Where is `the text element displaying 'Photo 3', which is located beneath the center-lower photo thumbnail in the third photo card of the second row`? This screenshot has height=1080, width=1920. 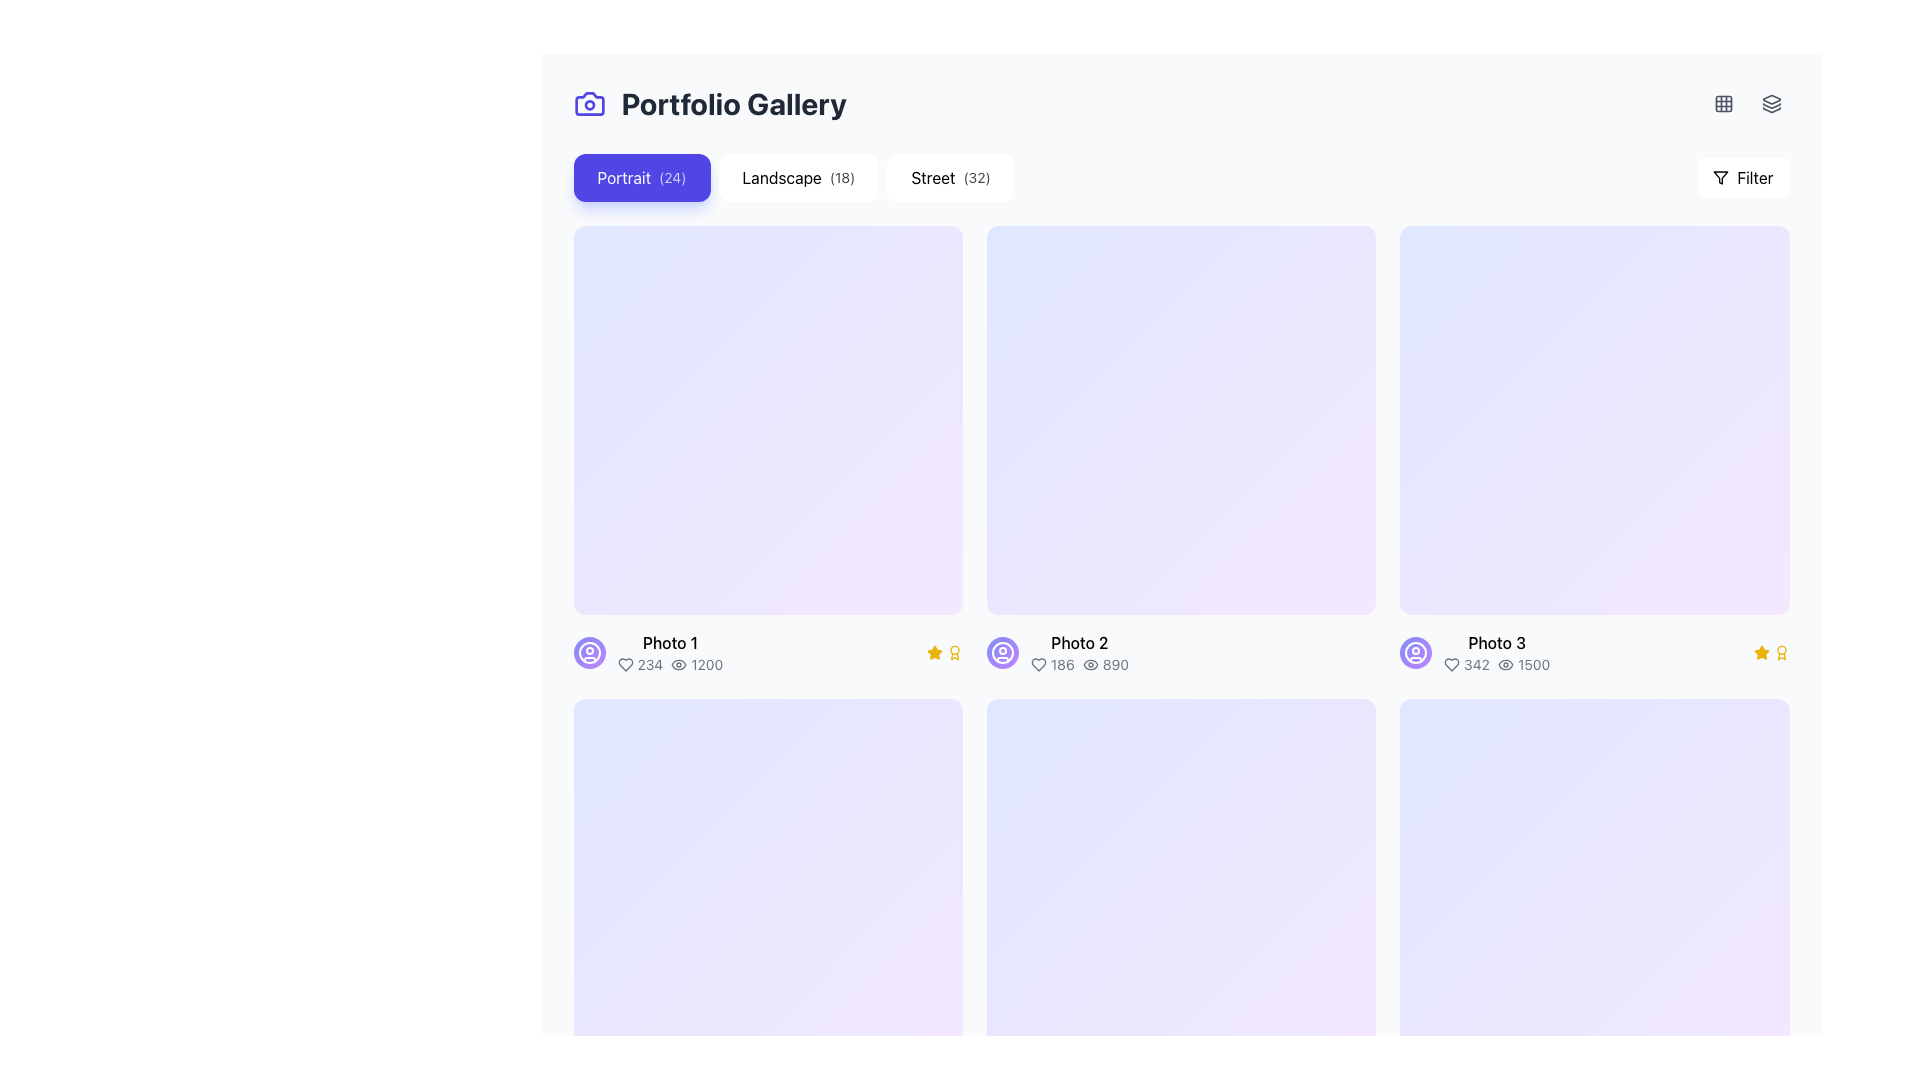
the text element displaying 'Photo 3', which is located beneath the center-lower photo thumbnail in the third photo card of the second row is located at coordinates (1497, 643).